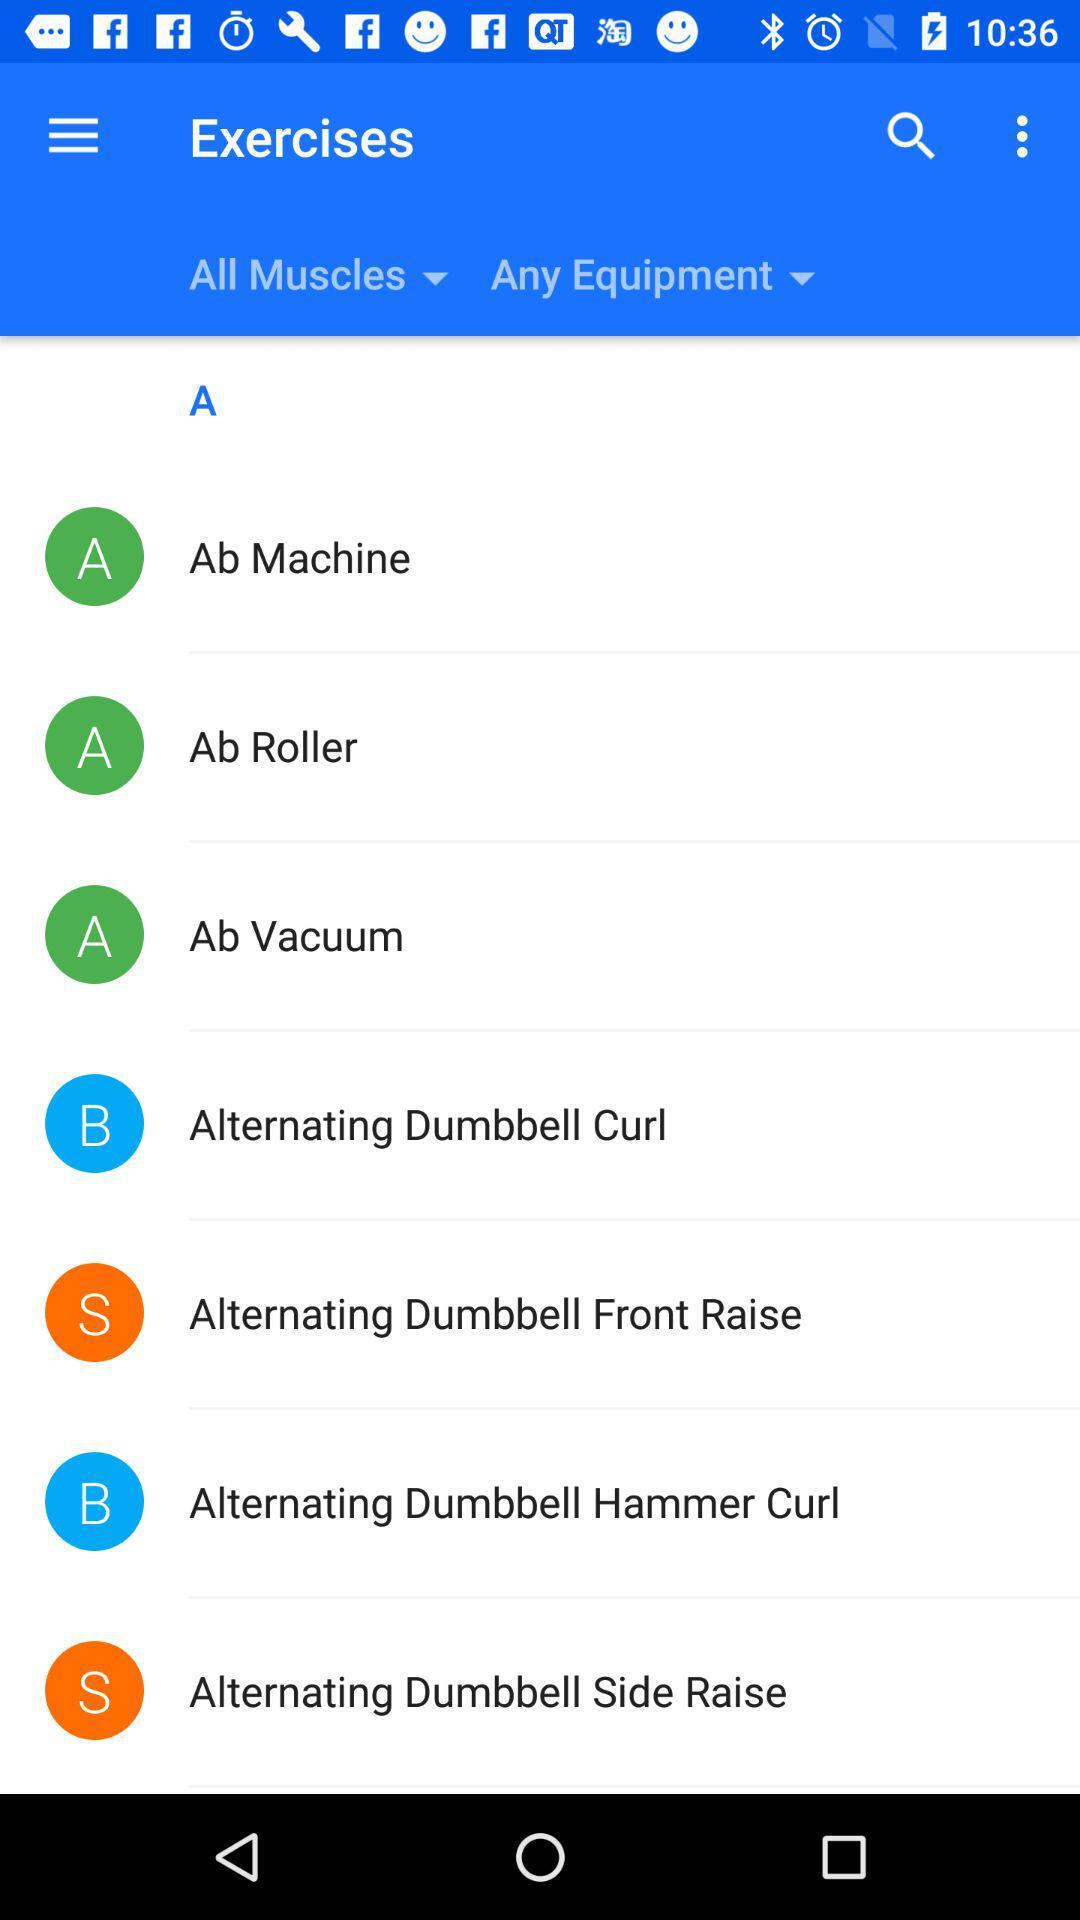  Describe the element at coordinates (1027, 135) in the screenshot. I see `menu` at that location.